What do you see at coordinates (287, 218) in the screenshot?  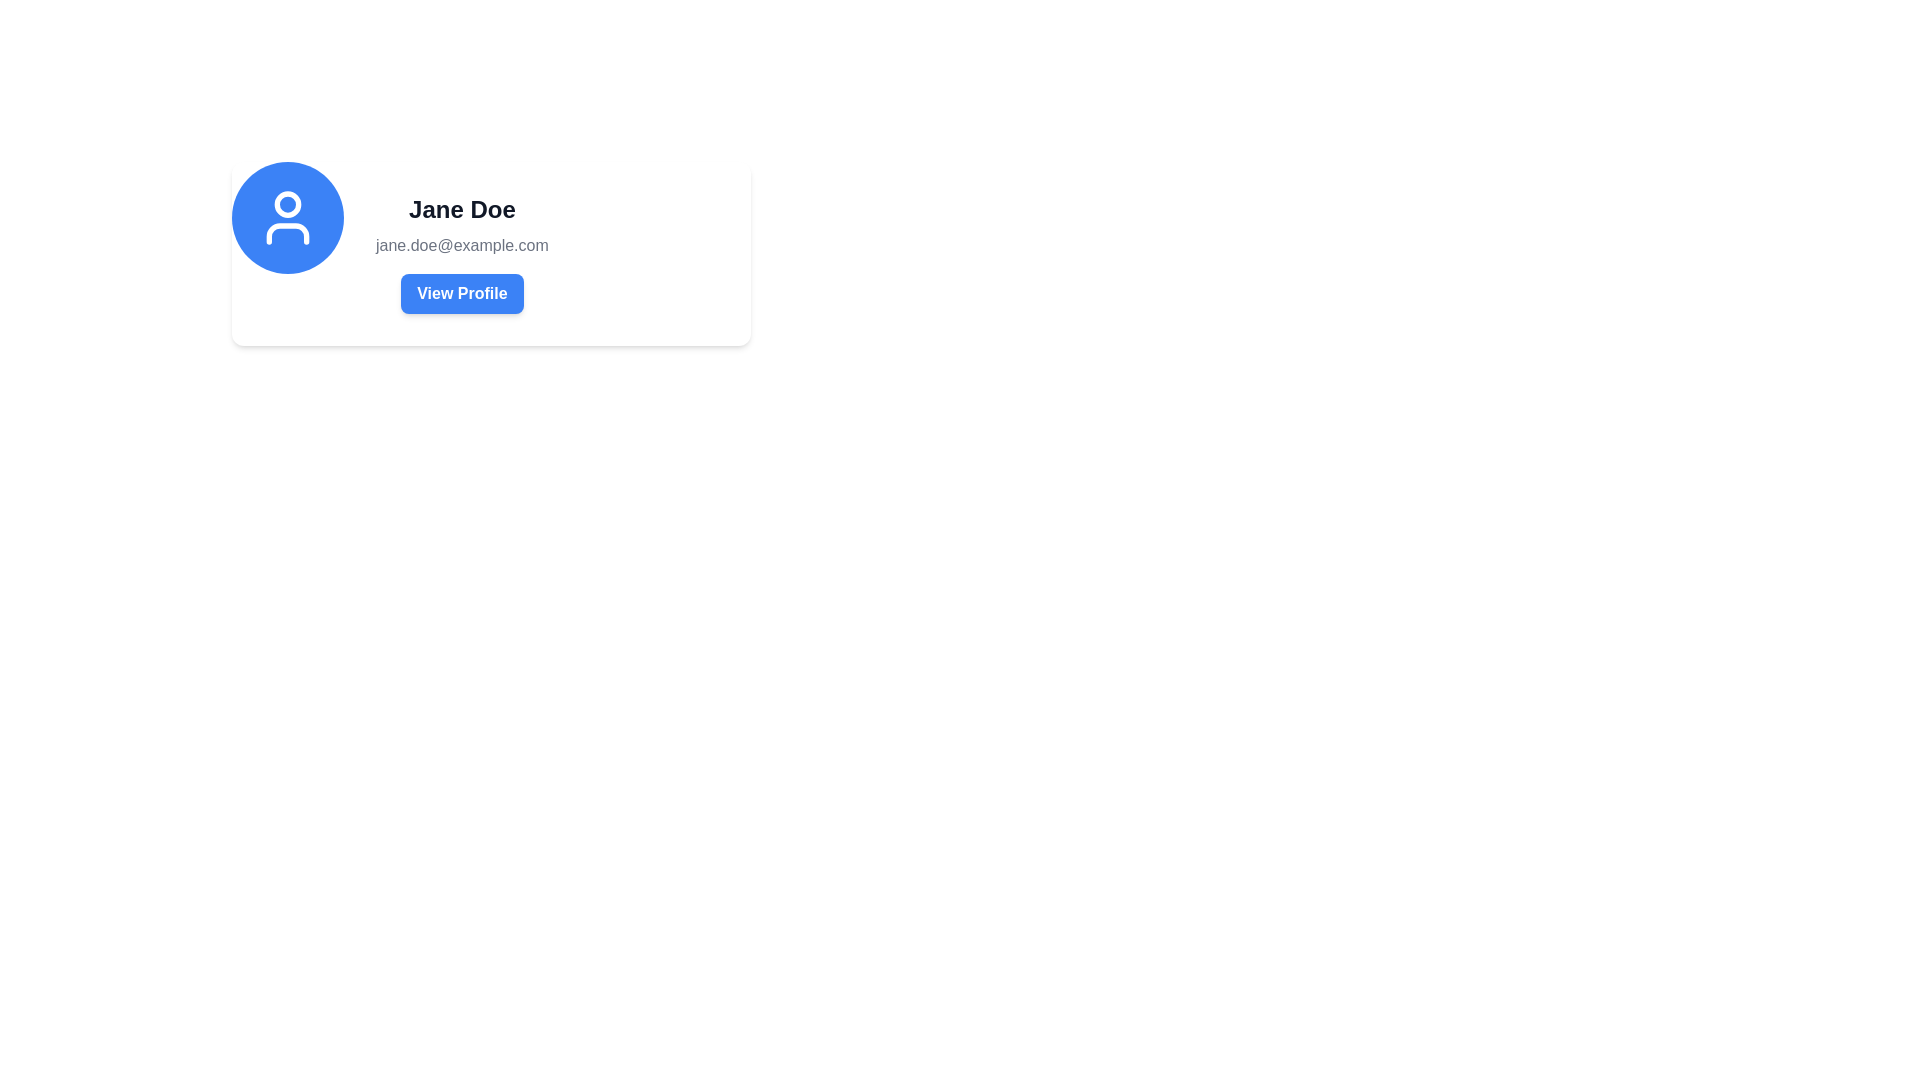 I see `the user's profile picture icon located on the left side within a rounded blue background circle` at bounding box center [287, 218].